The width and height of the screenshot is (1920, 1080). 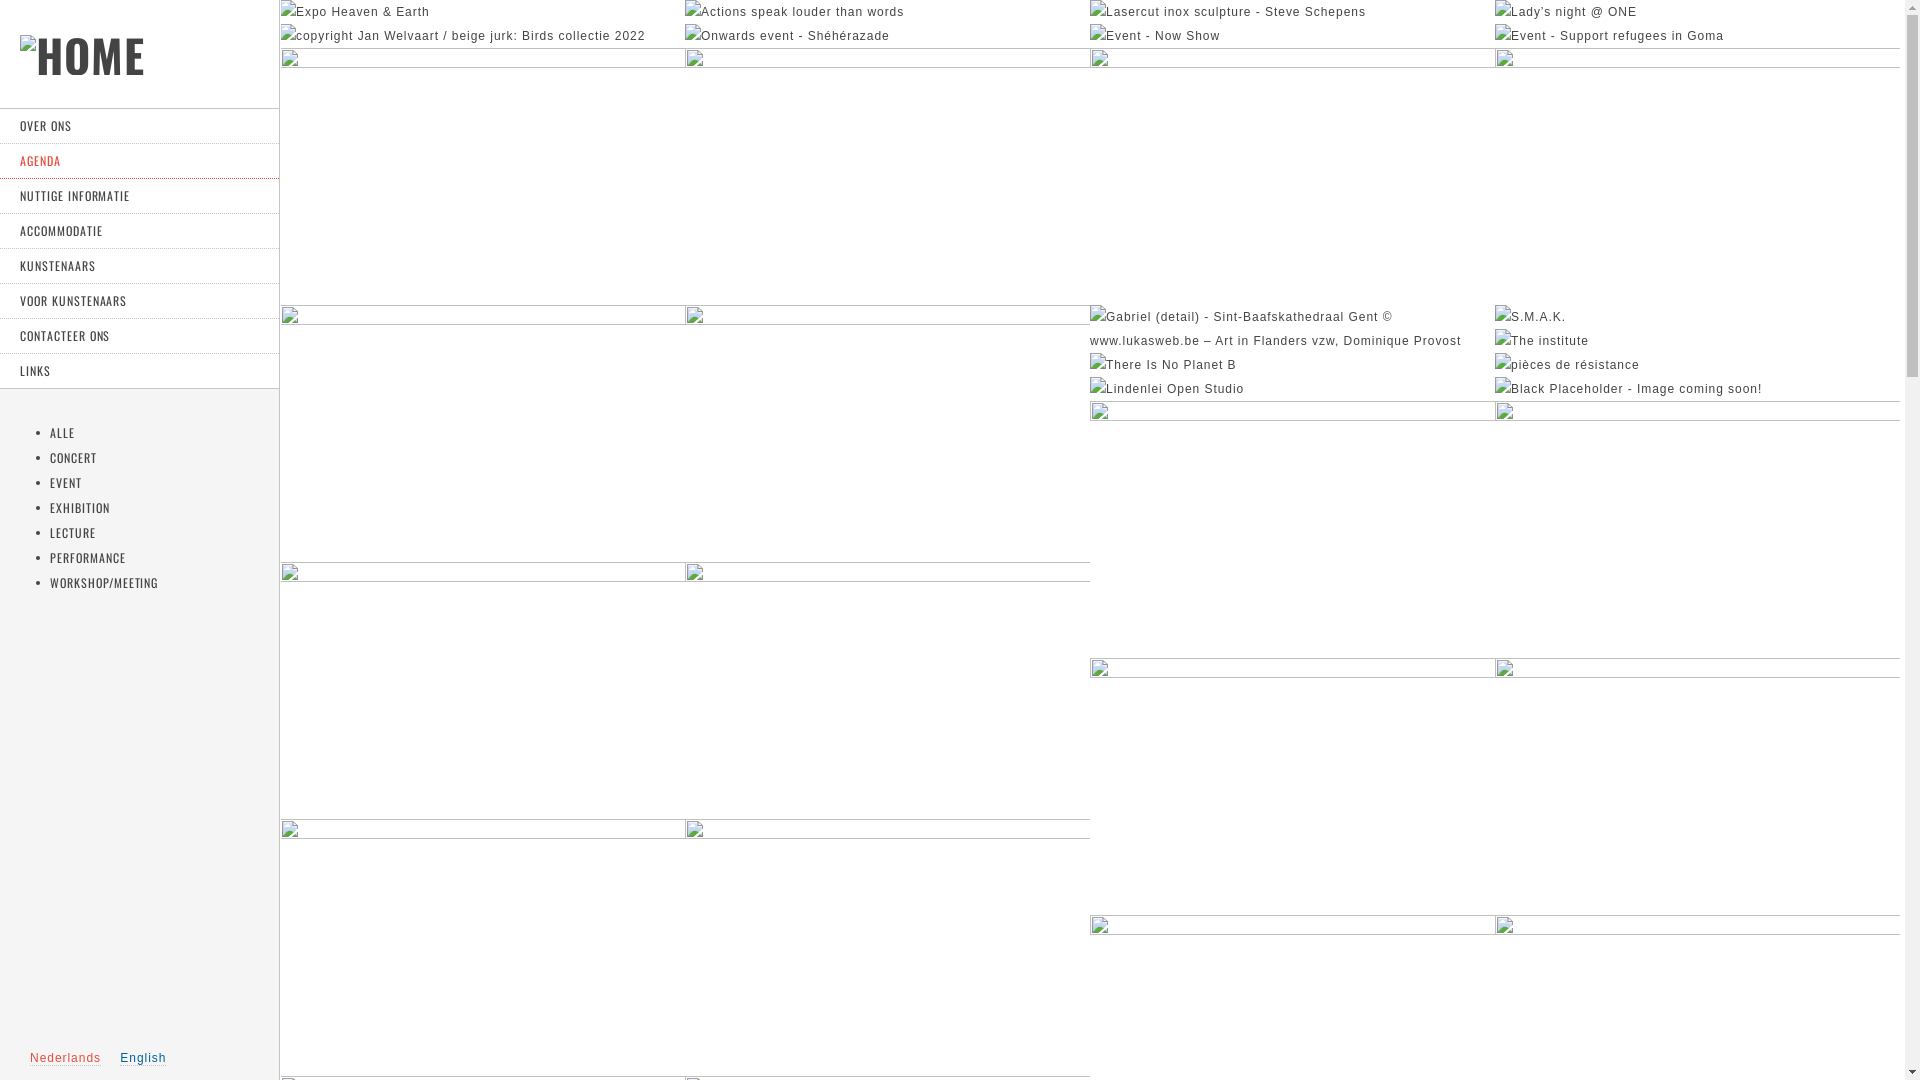 I want to click on 'AGENDA', so click(x=138, y=160).